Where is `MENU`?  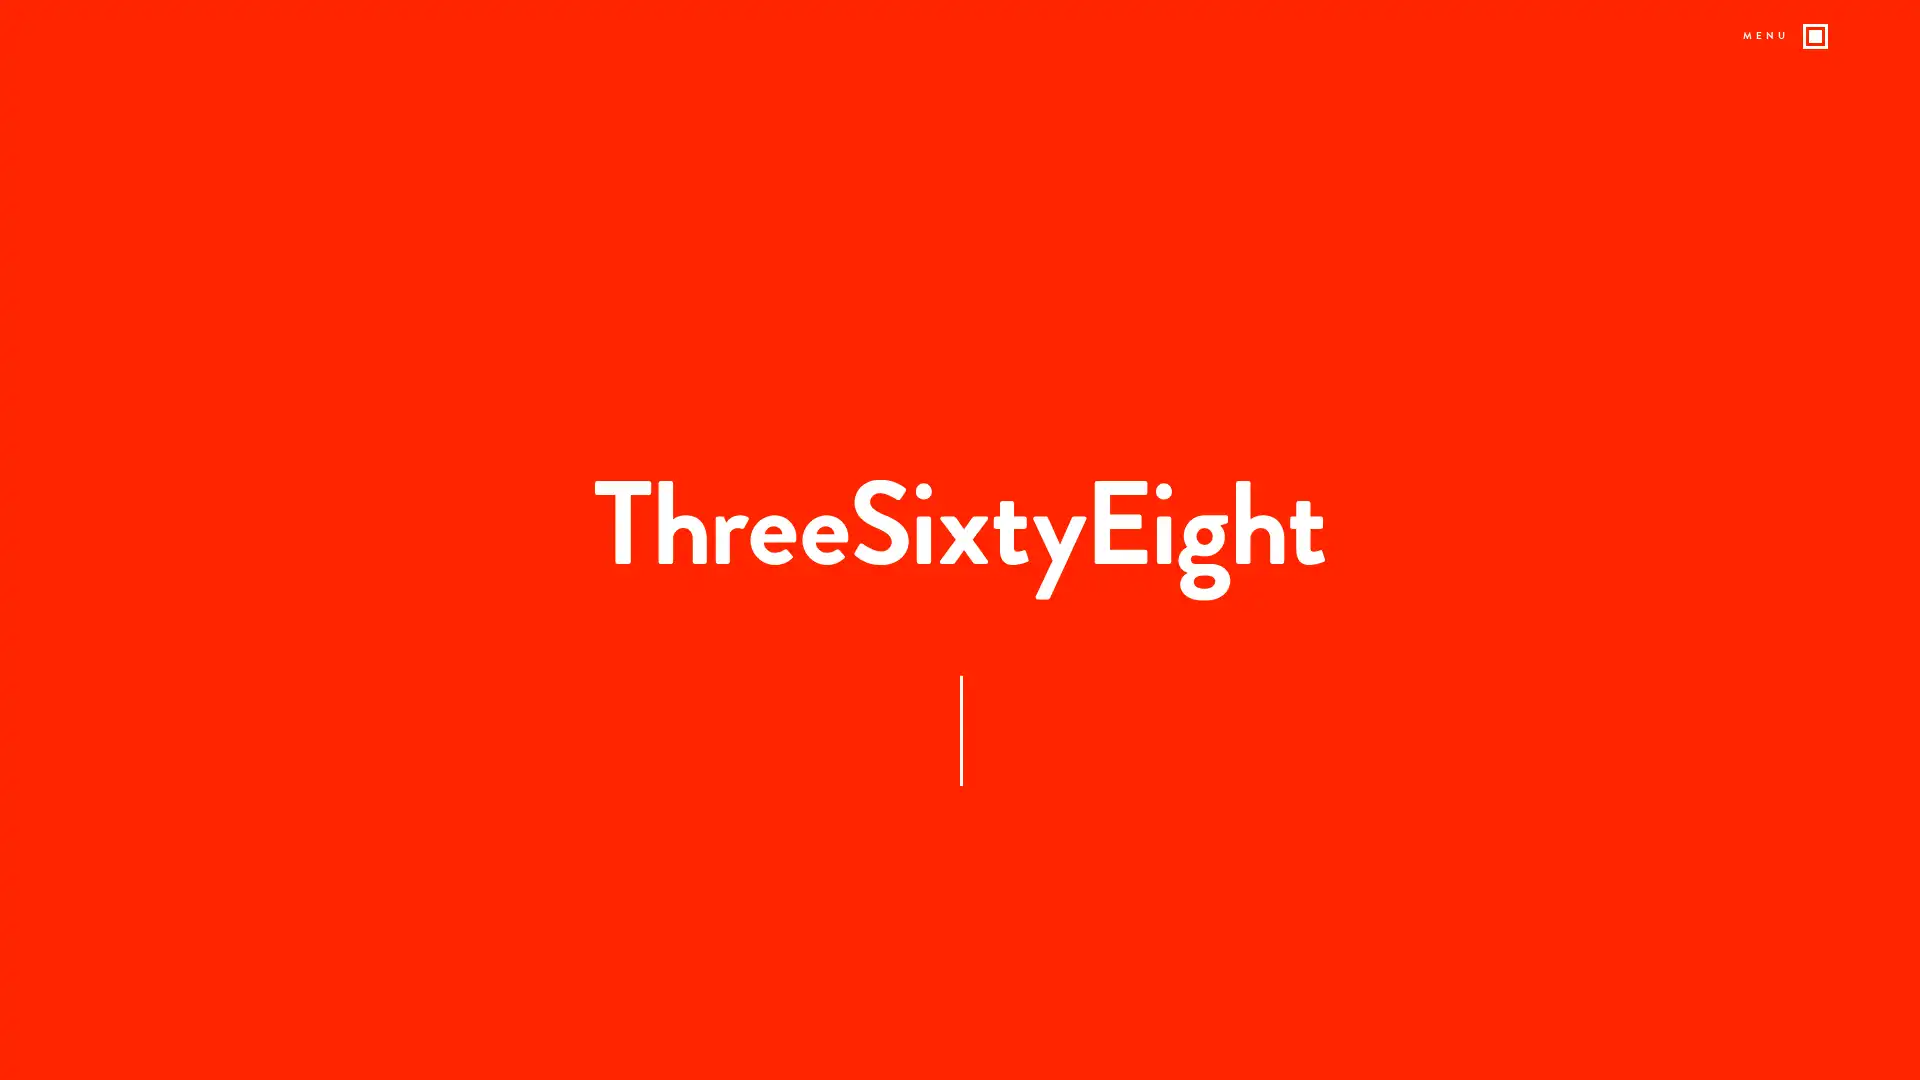
MENU is located at coordinates (1787, 37).